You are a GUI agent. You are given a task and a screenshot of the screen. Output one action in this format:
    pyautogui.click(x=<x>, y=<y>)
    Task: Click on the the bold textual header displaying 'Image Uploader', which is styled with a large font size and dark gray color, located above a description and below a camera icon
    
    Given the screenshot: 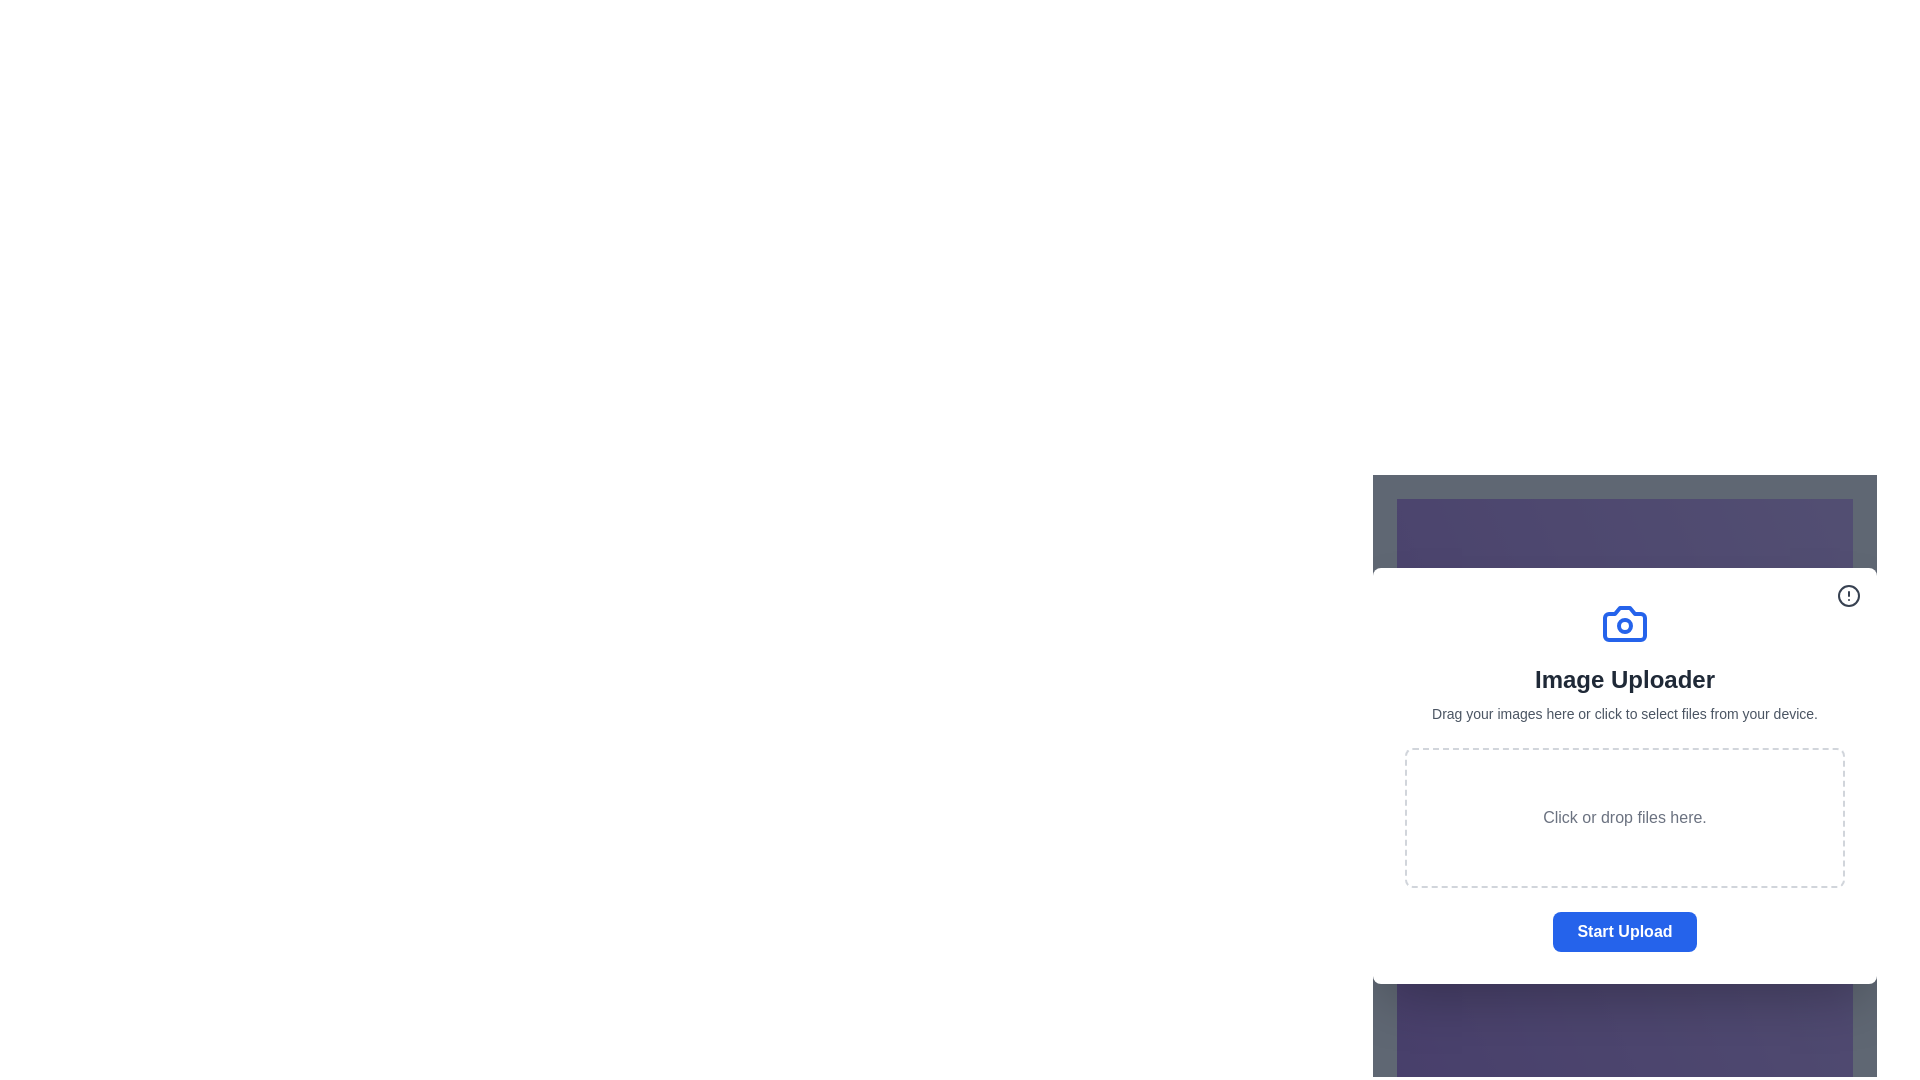 What is the action you would take?
    pyautogui.click(x=1625, y=678)
    